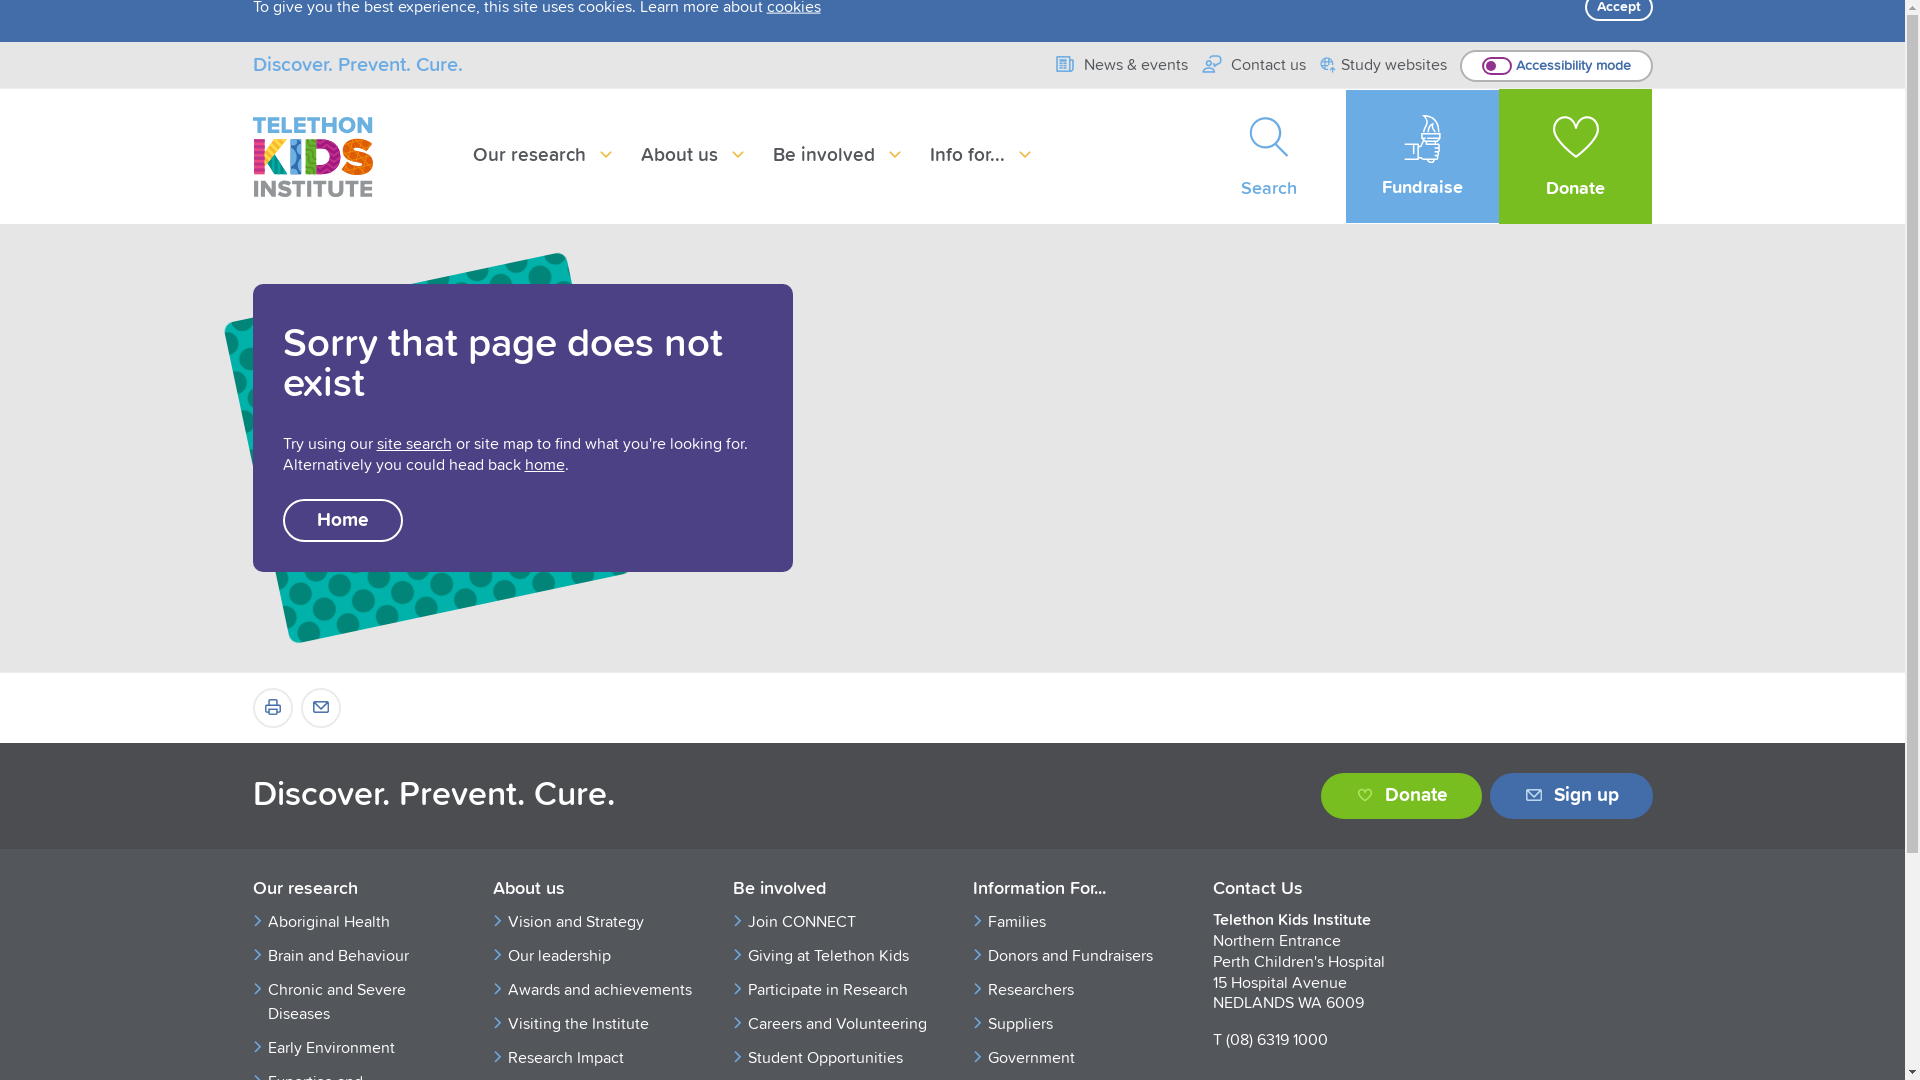 This screenshot has width=1920, height=1080. Describe the element at coordinates (1382, 65) in the screenshot. I see `'Study websites'` at that location.